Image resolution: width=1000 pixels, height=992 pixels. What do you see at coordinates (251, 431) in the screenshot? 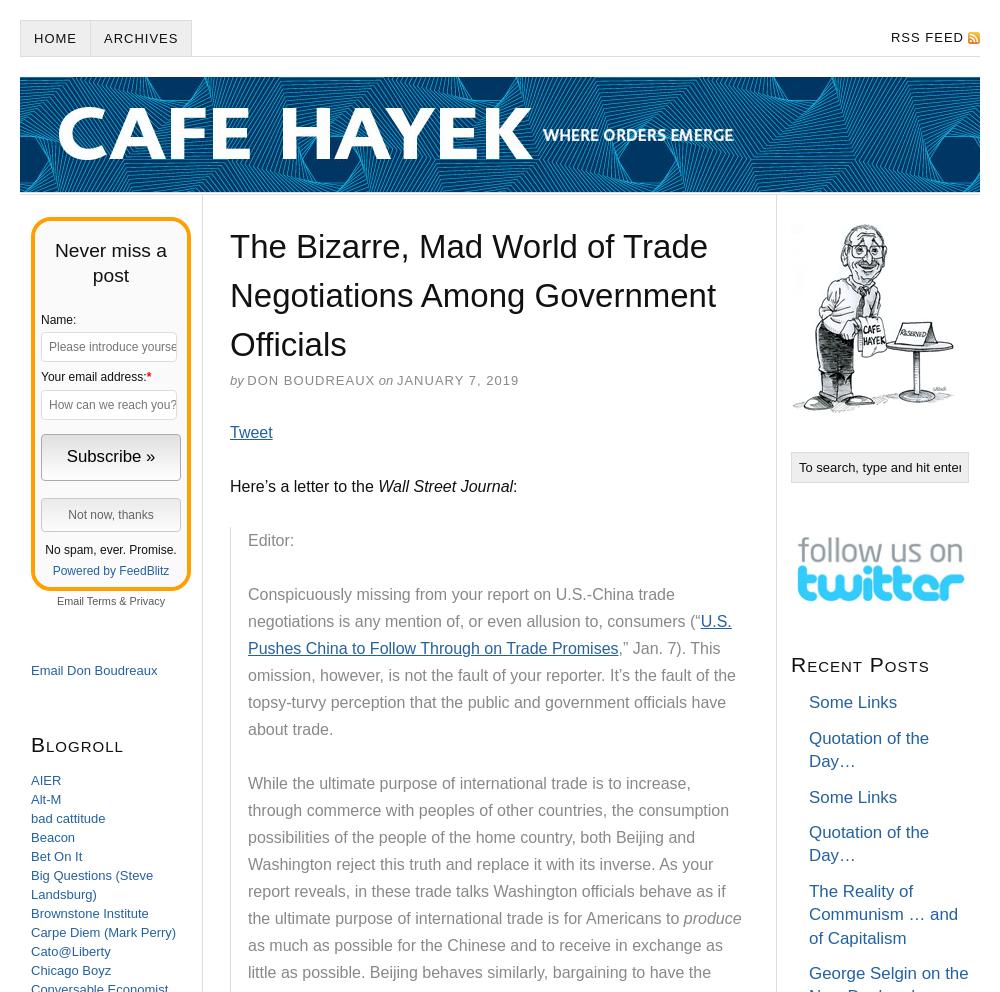
I see `'Tweet'` at bounding box center [251, 431].